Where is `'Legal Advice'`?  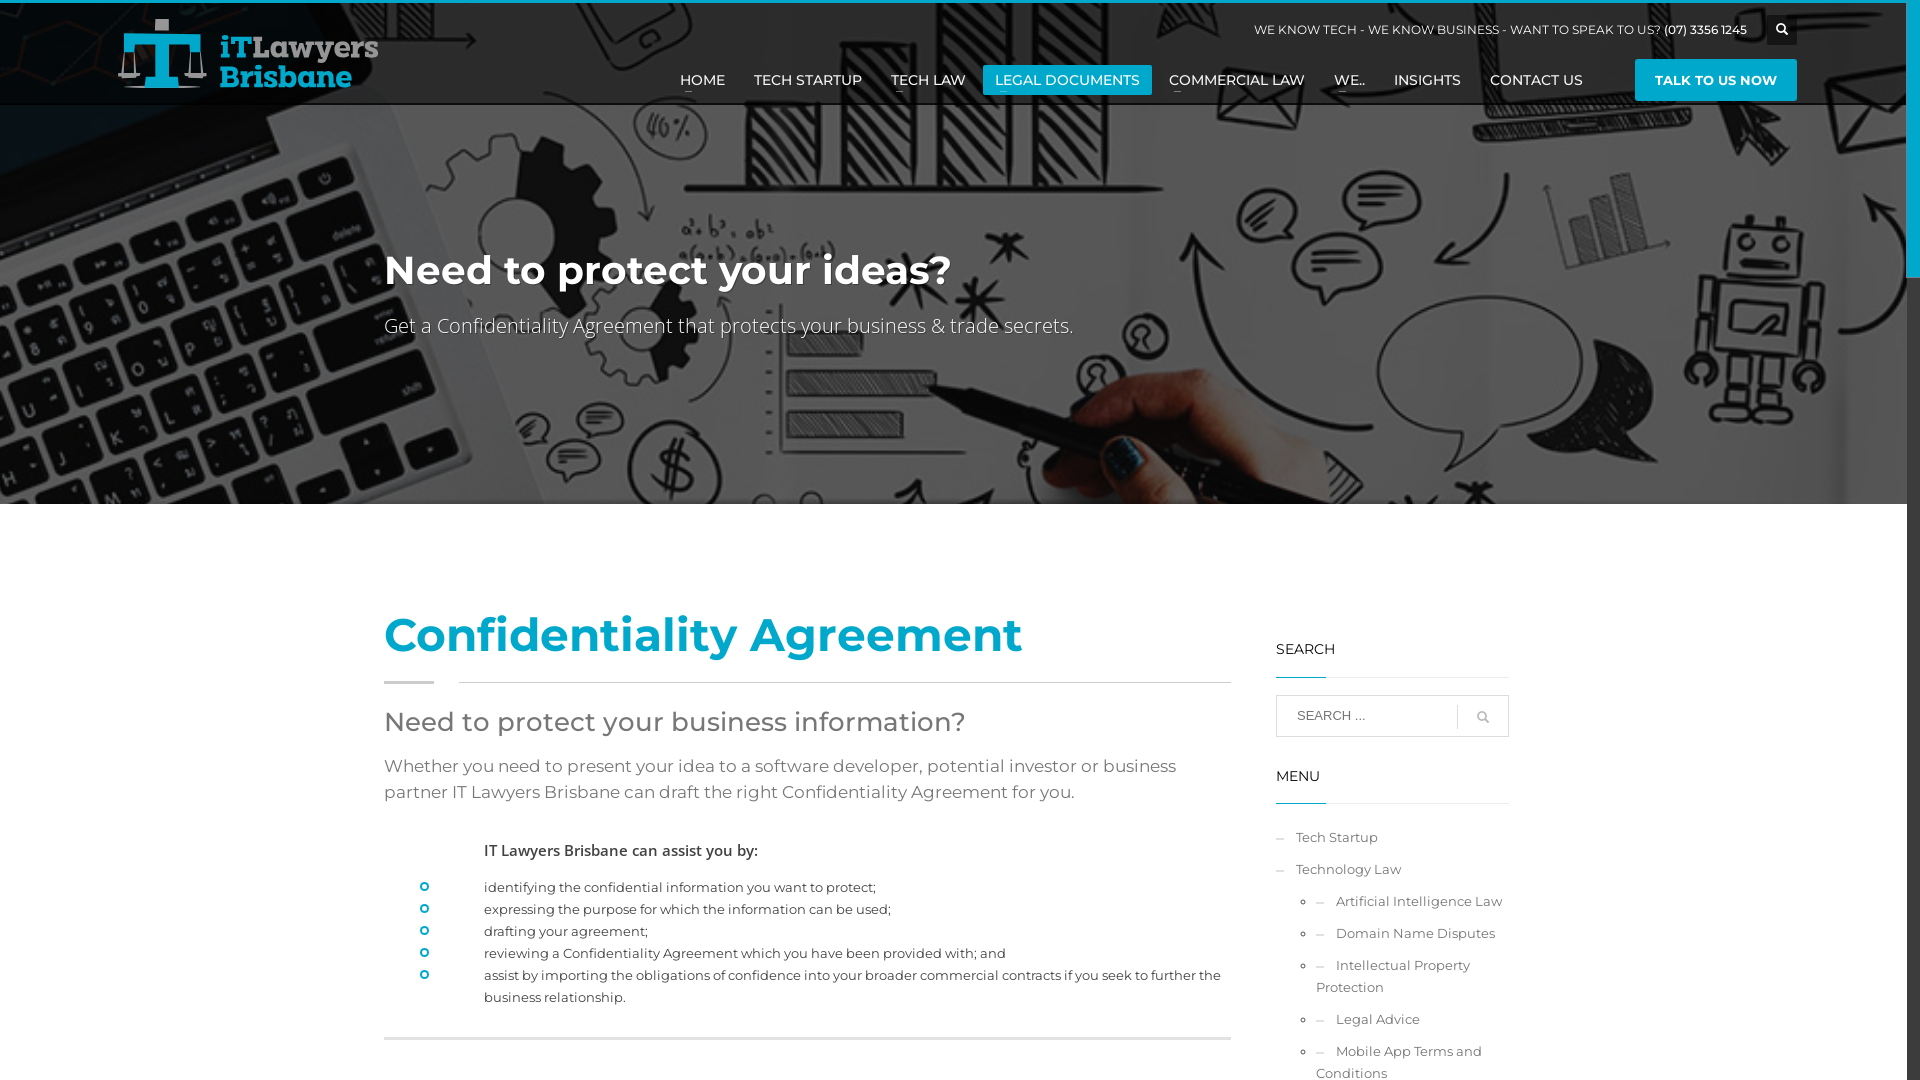
'Legal Advice' is located at coordinates (1411, 1018).